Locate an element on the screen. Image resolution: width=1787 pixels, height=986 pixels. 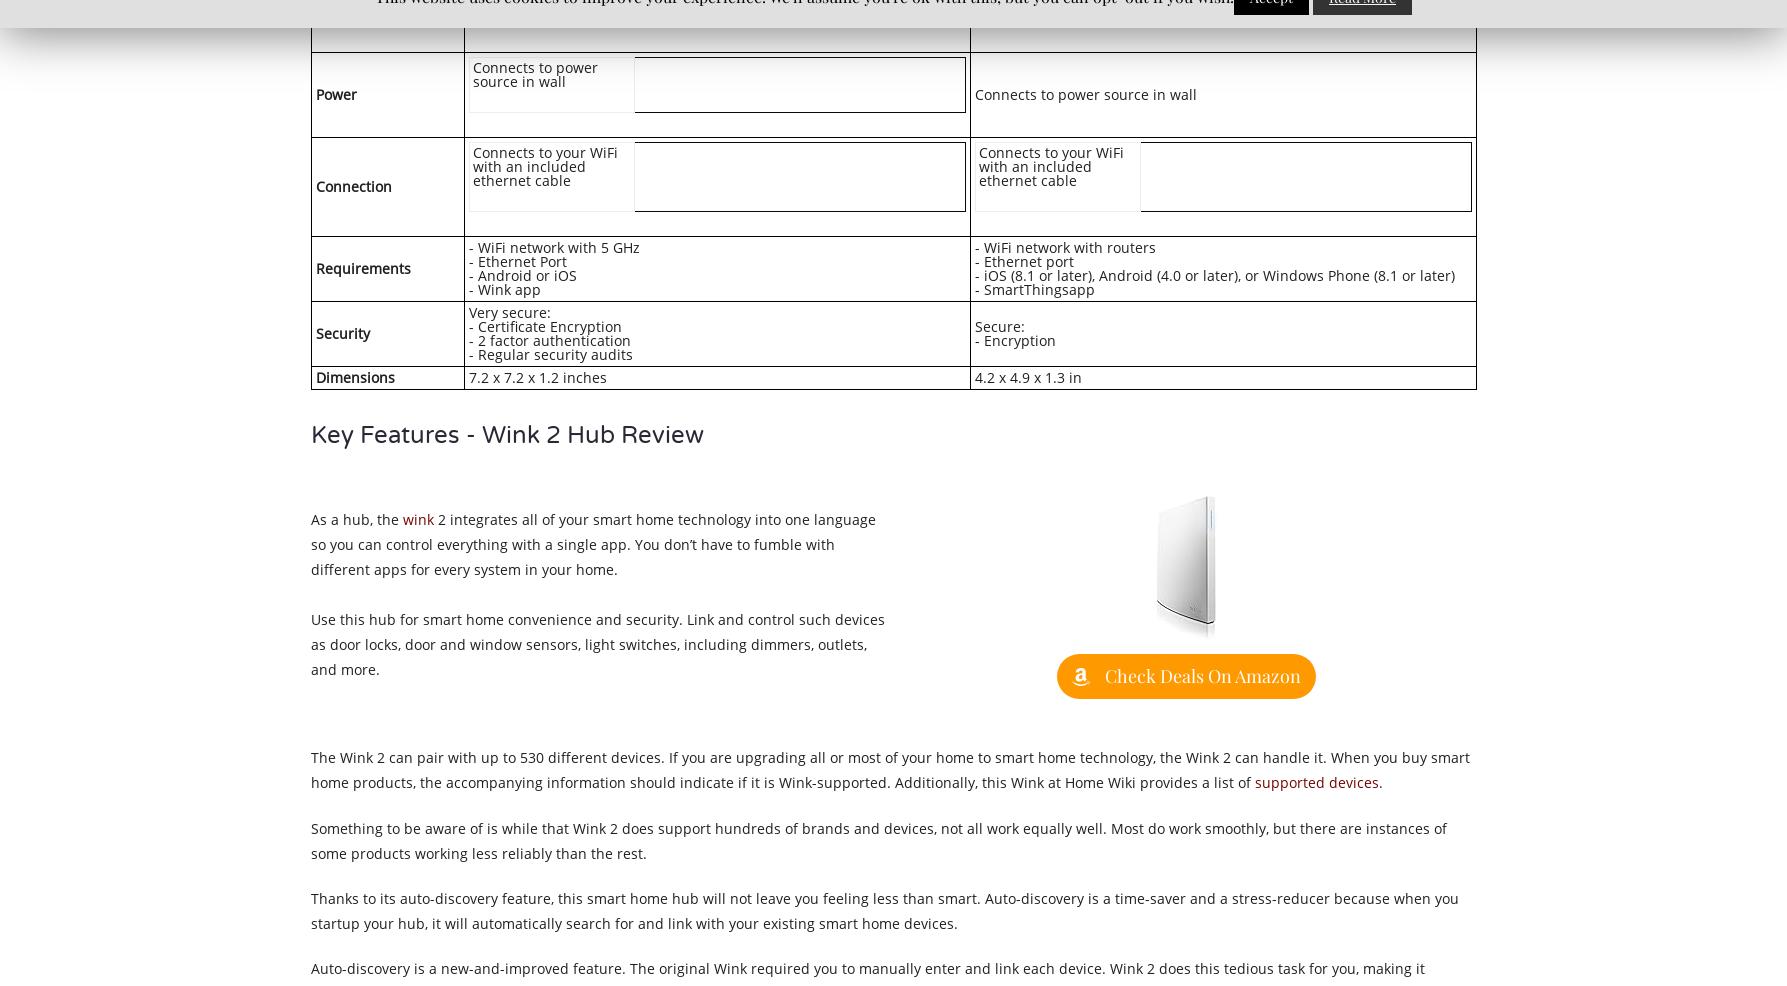
'Security' is located at coordinates (341, 331).